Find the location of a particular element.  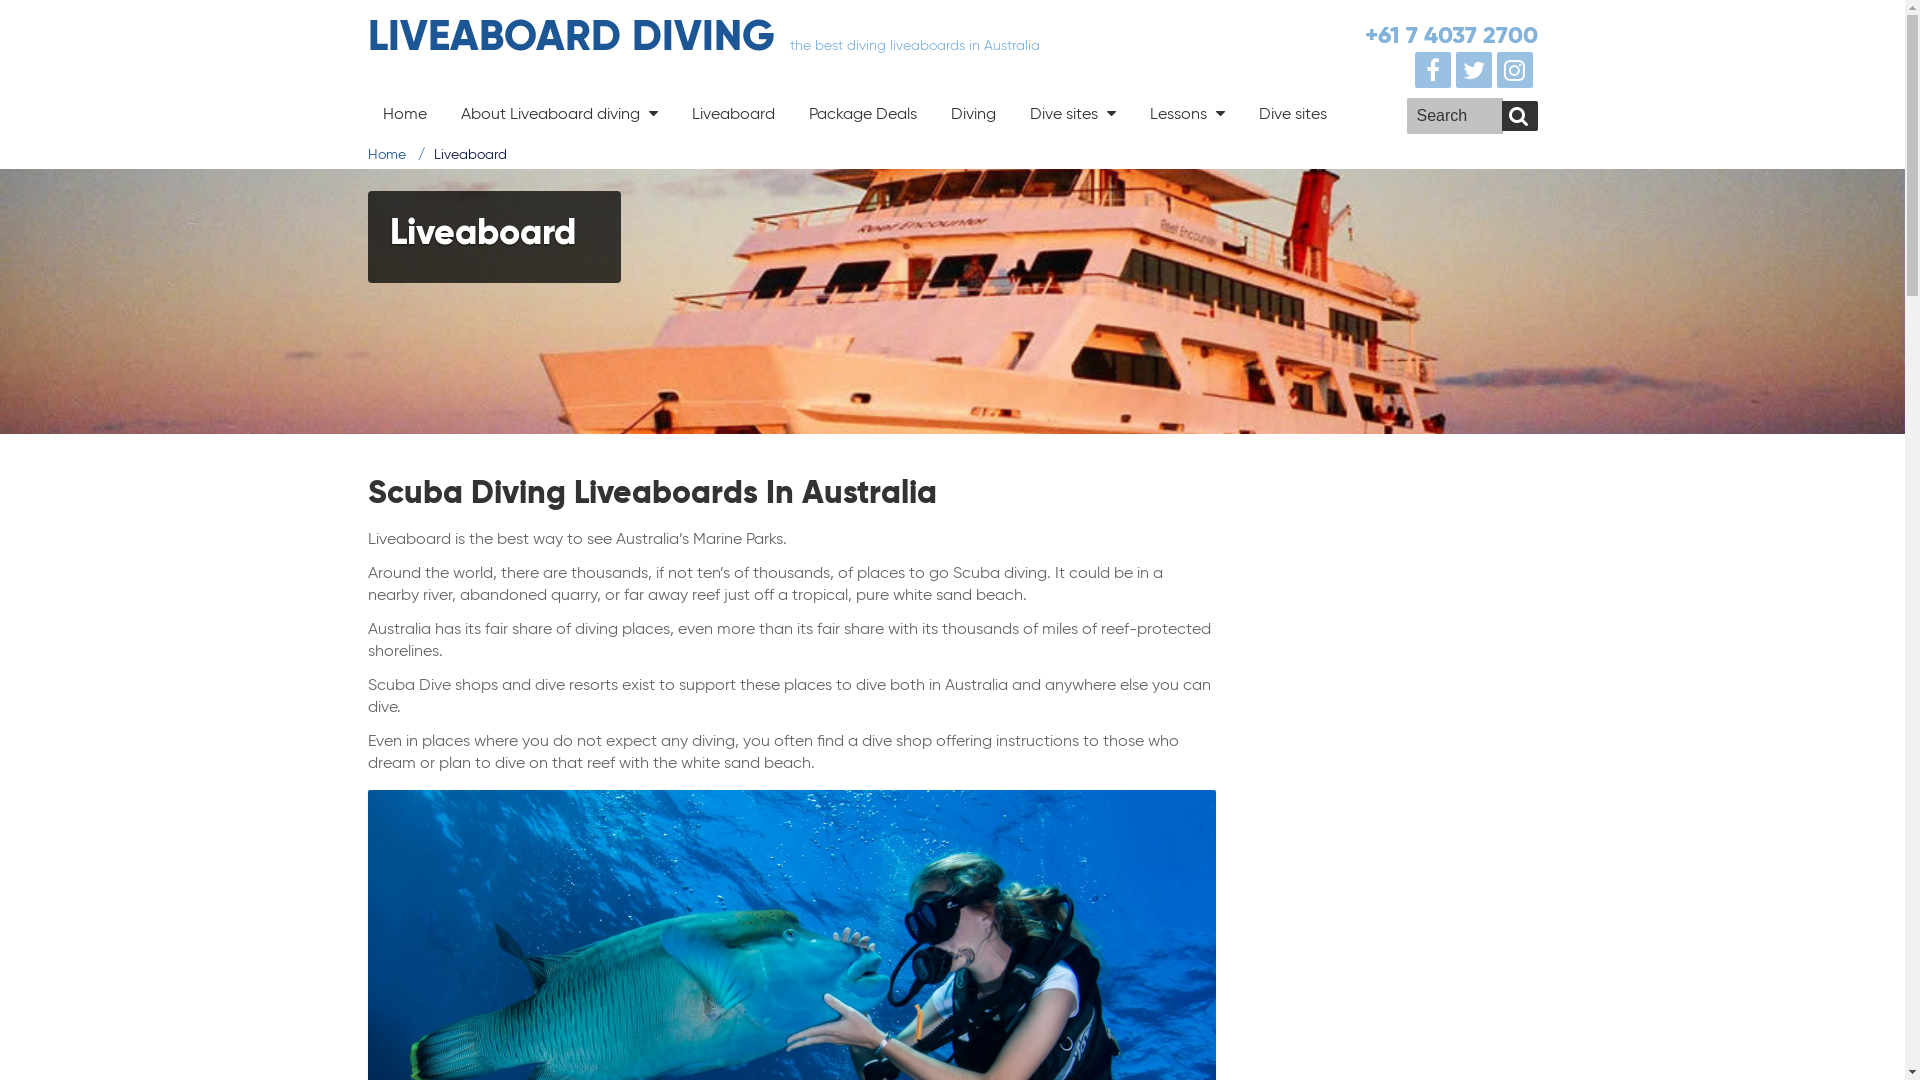

'0 followers on Instagram' is located at coordinates (1497, 69).